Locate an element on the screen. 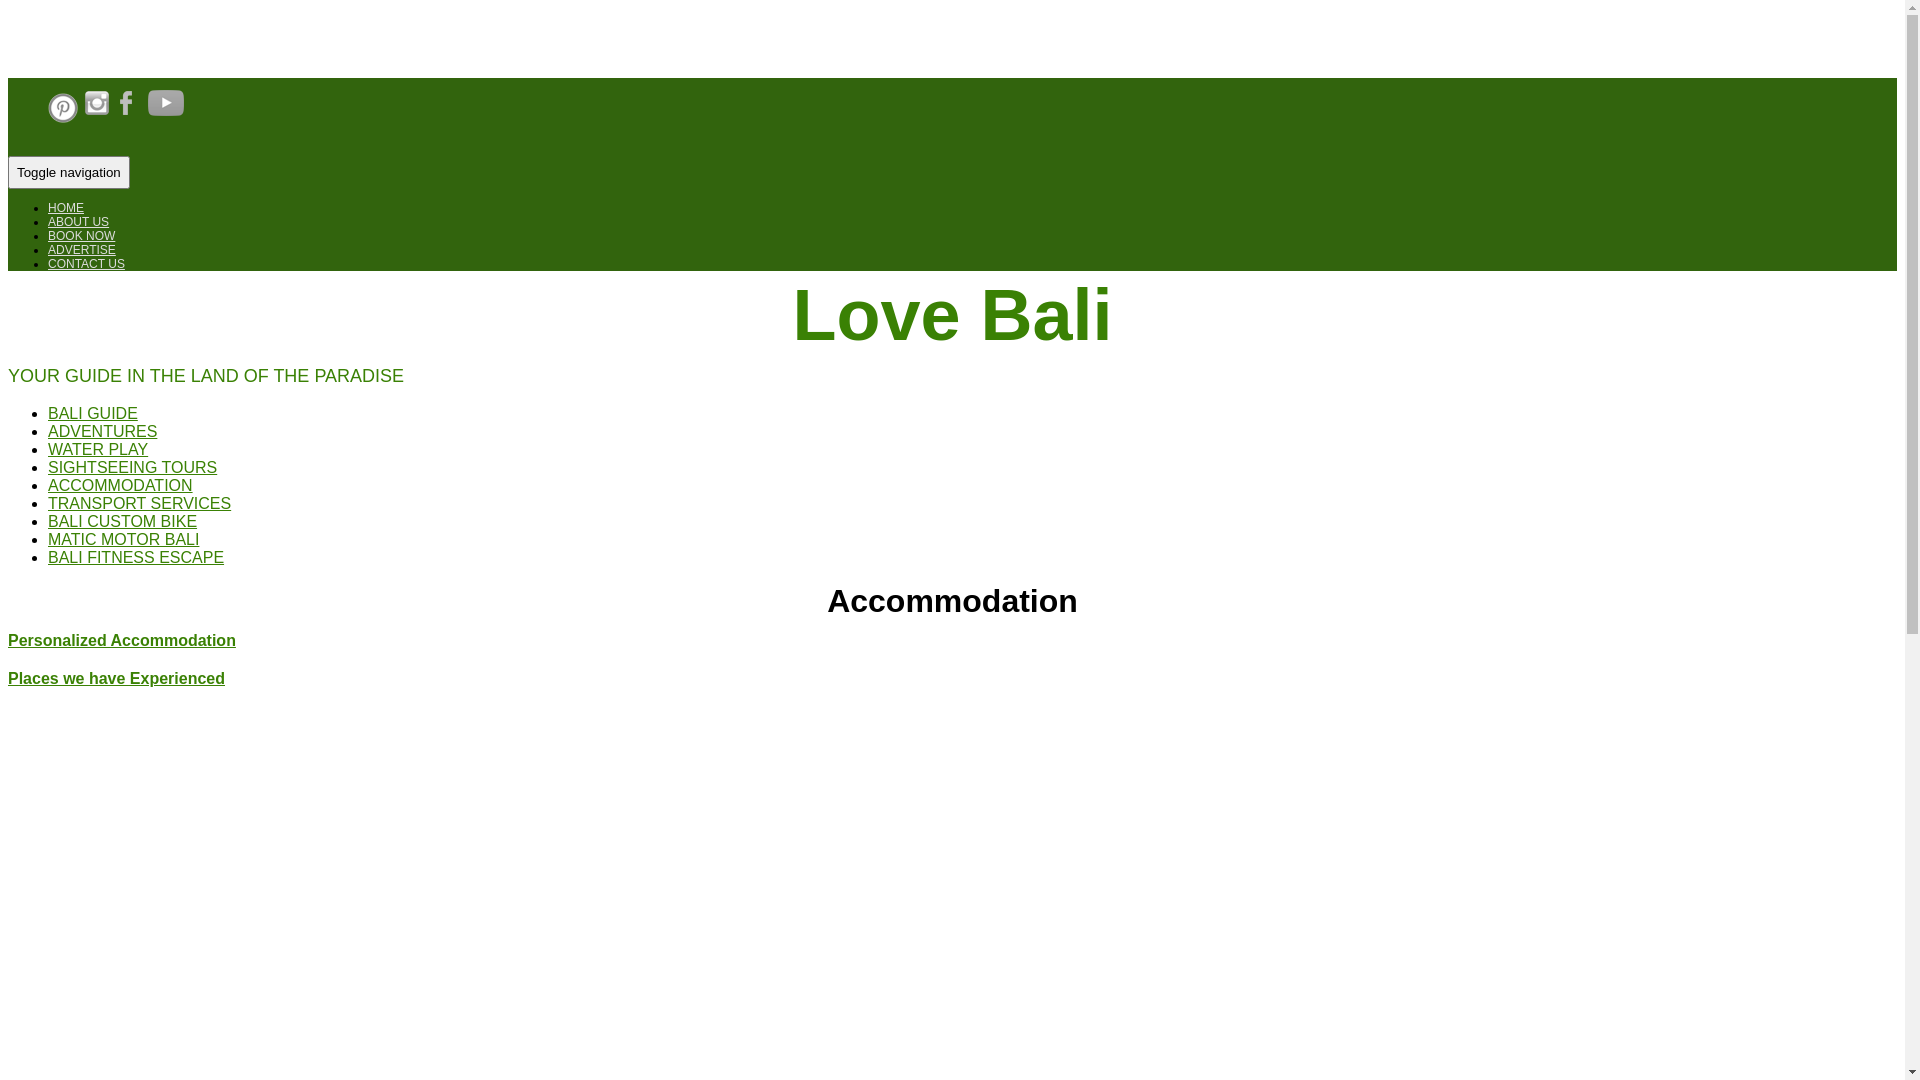 The width and height of the screenshot is (1920, 1080). 'Personalized Accommodation' is located at coordinates (8, 640).